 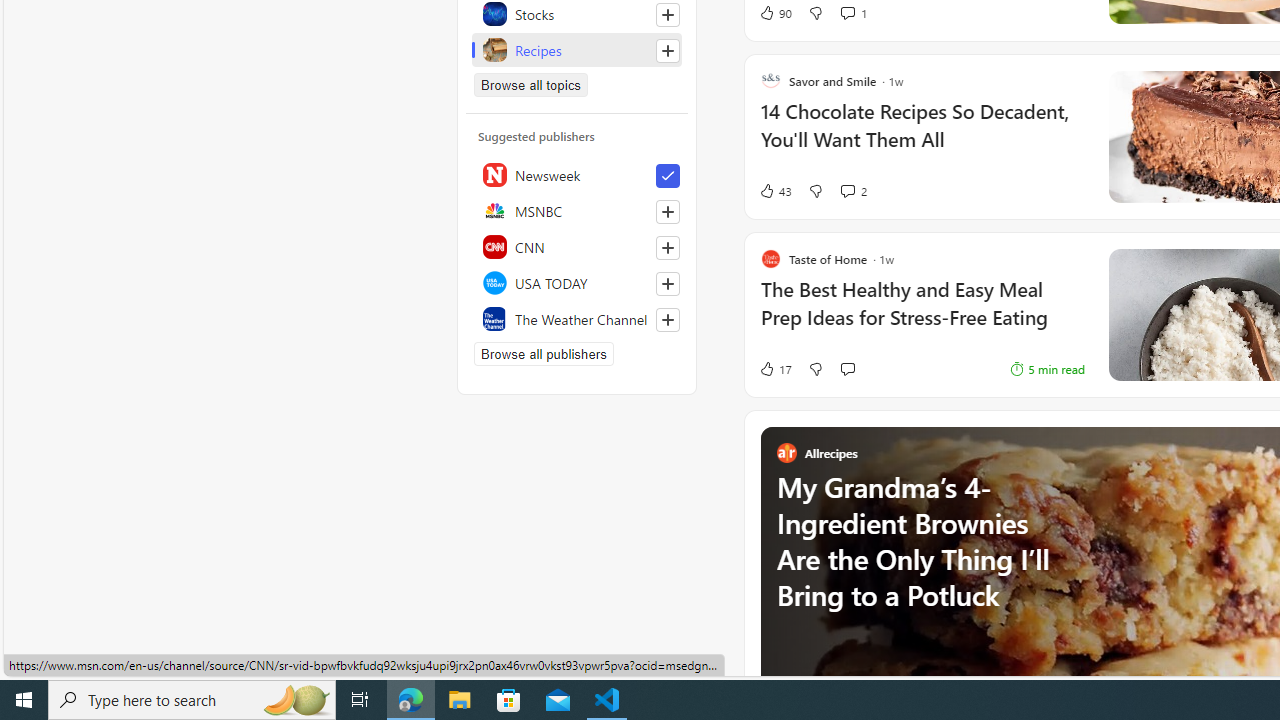 I want to click on 'Browse all topics', so click(x=531, y=83).